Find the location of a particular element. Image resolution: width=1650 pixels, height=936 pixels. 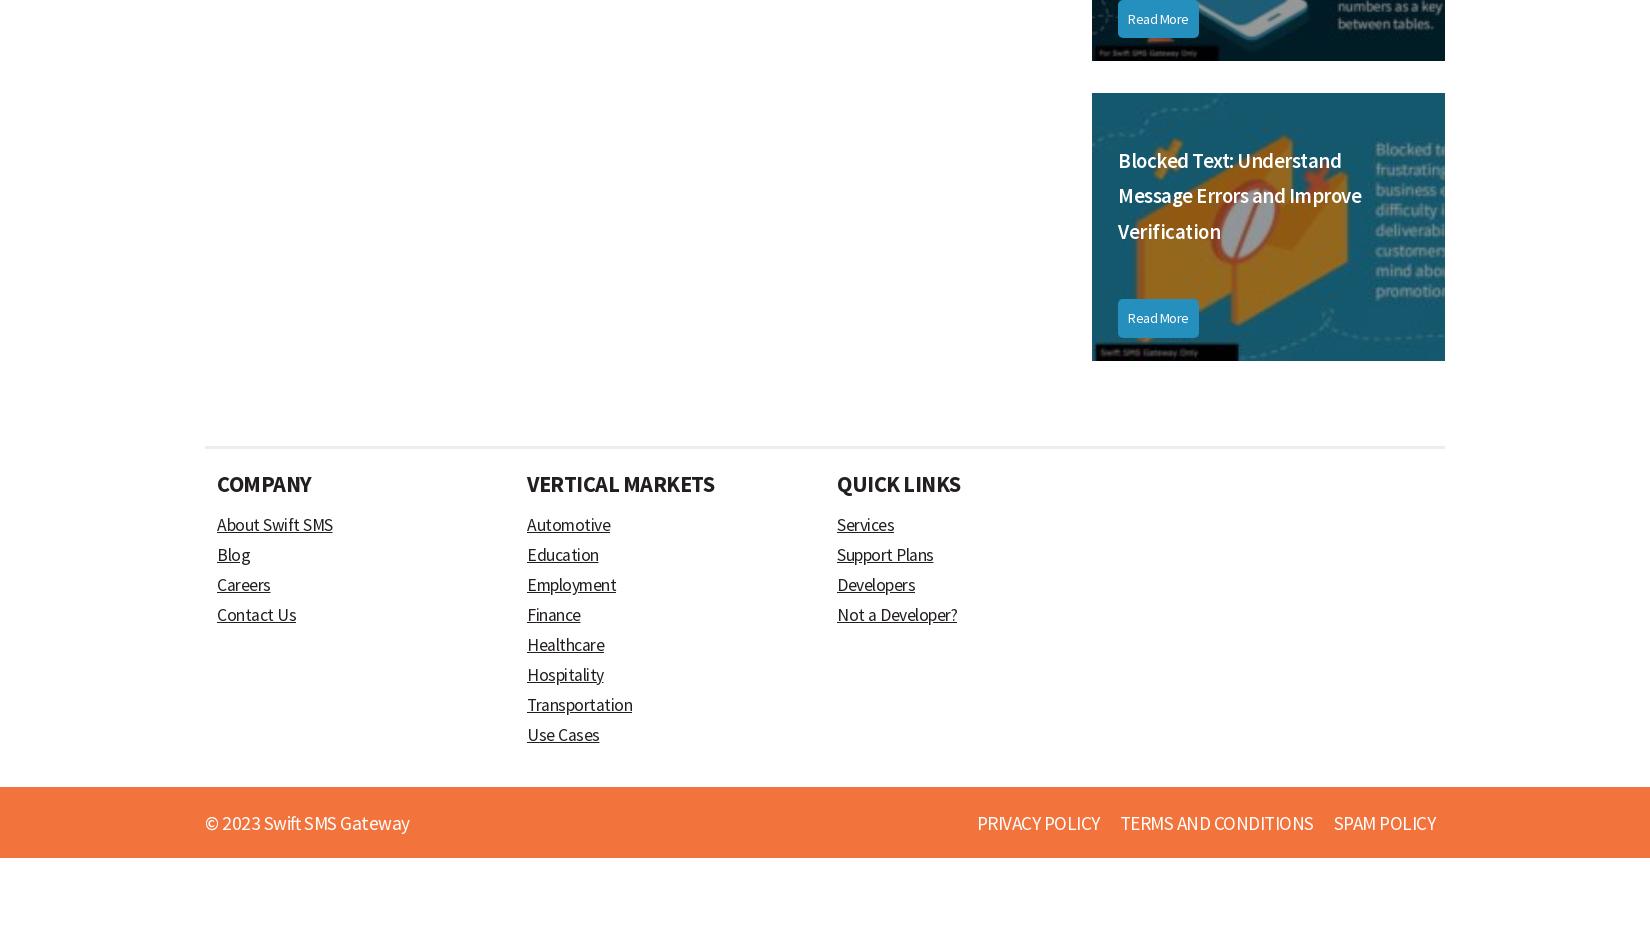

'Support Plans' is located at coordinates (885, 553).